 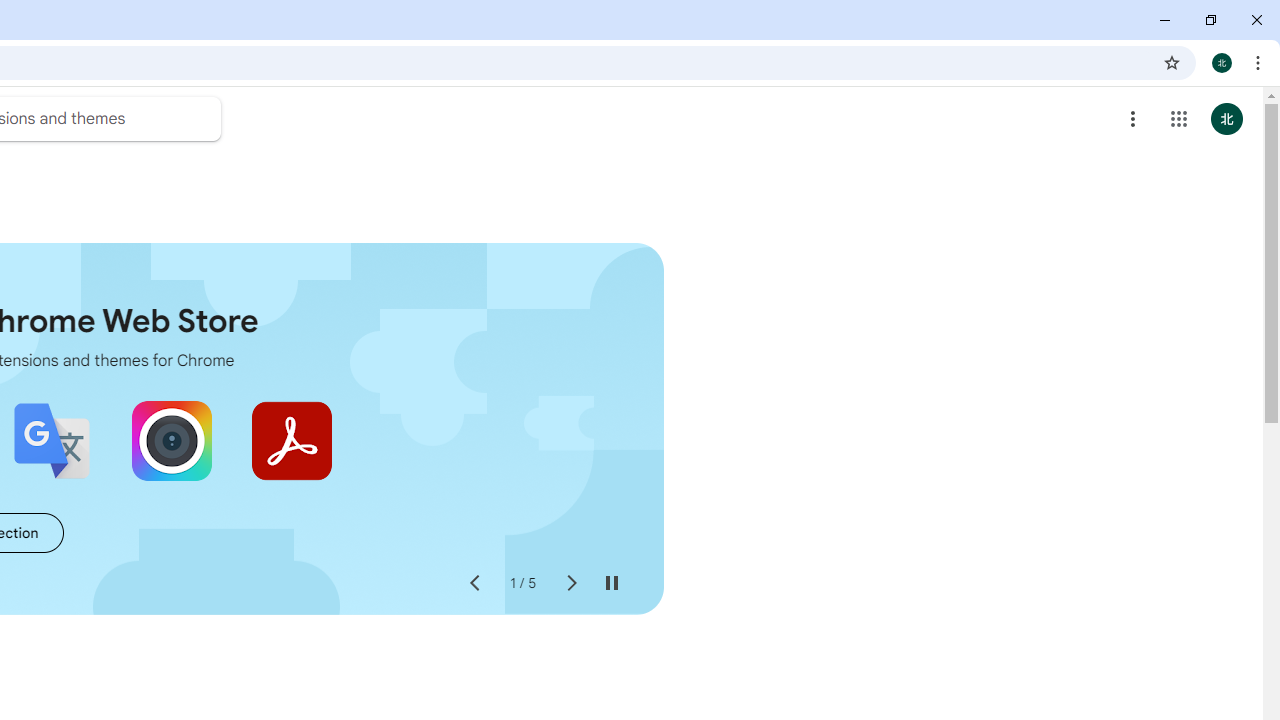 What do you see at coordinates (569, 583) in the screenshot?
I see `'Next slide'` at bounding box center [569, 583].